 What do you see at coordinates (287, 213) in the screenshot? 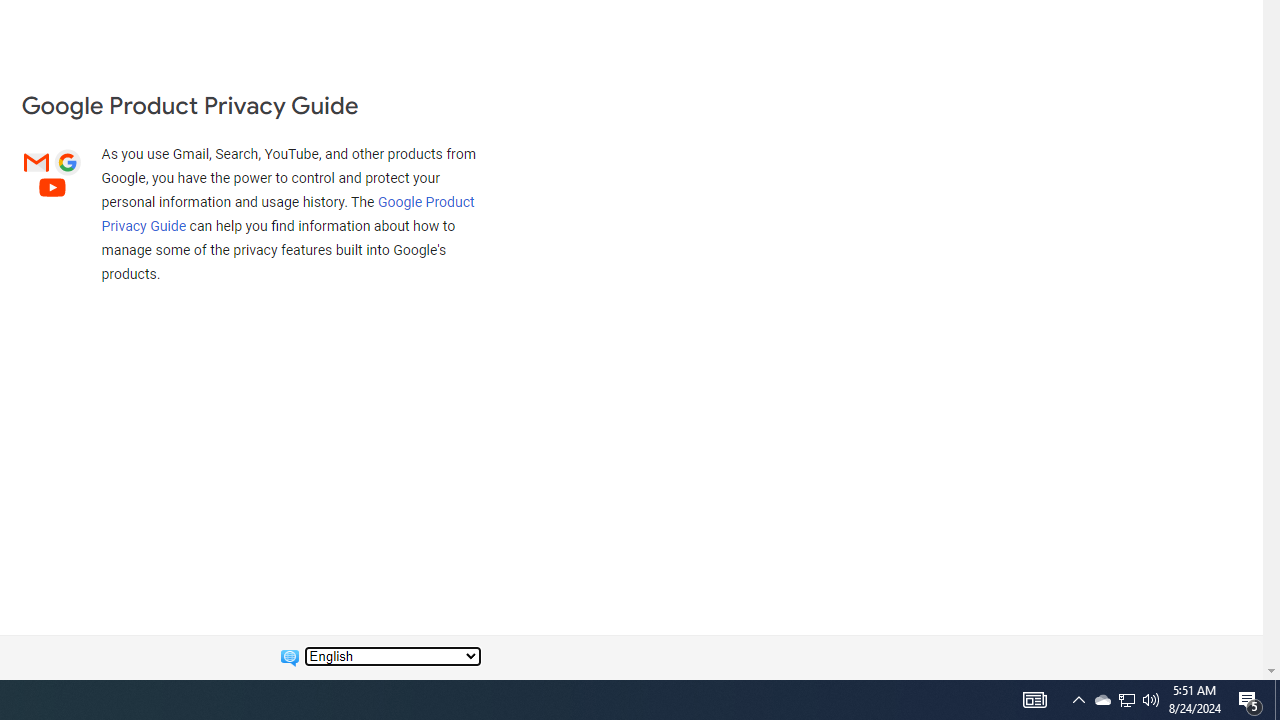
I see `'Google Product Privacy Guide'` at bounding box center [287, 213].